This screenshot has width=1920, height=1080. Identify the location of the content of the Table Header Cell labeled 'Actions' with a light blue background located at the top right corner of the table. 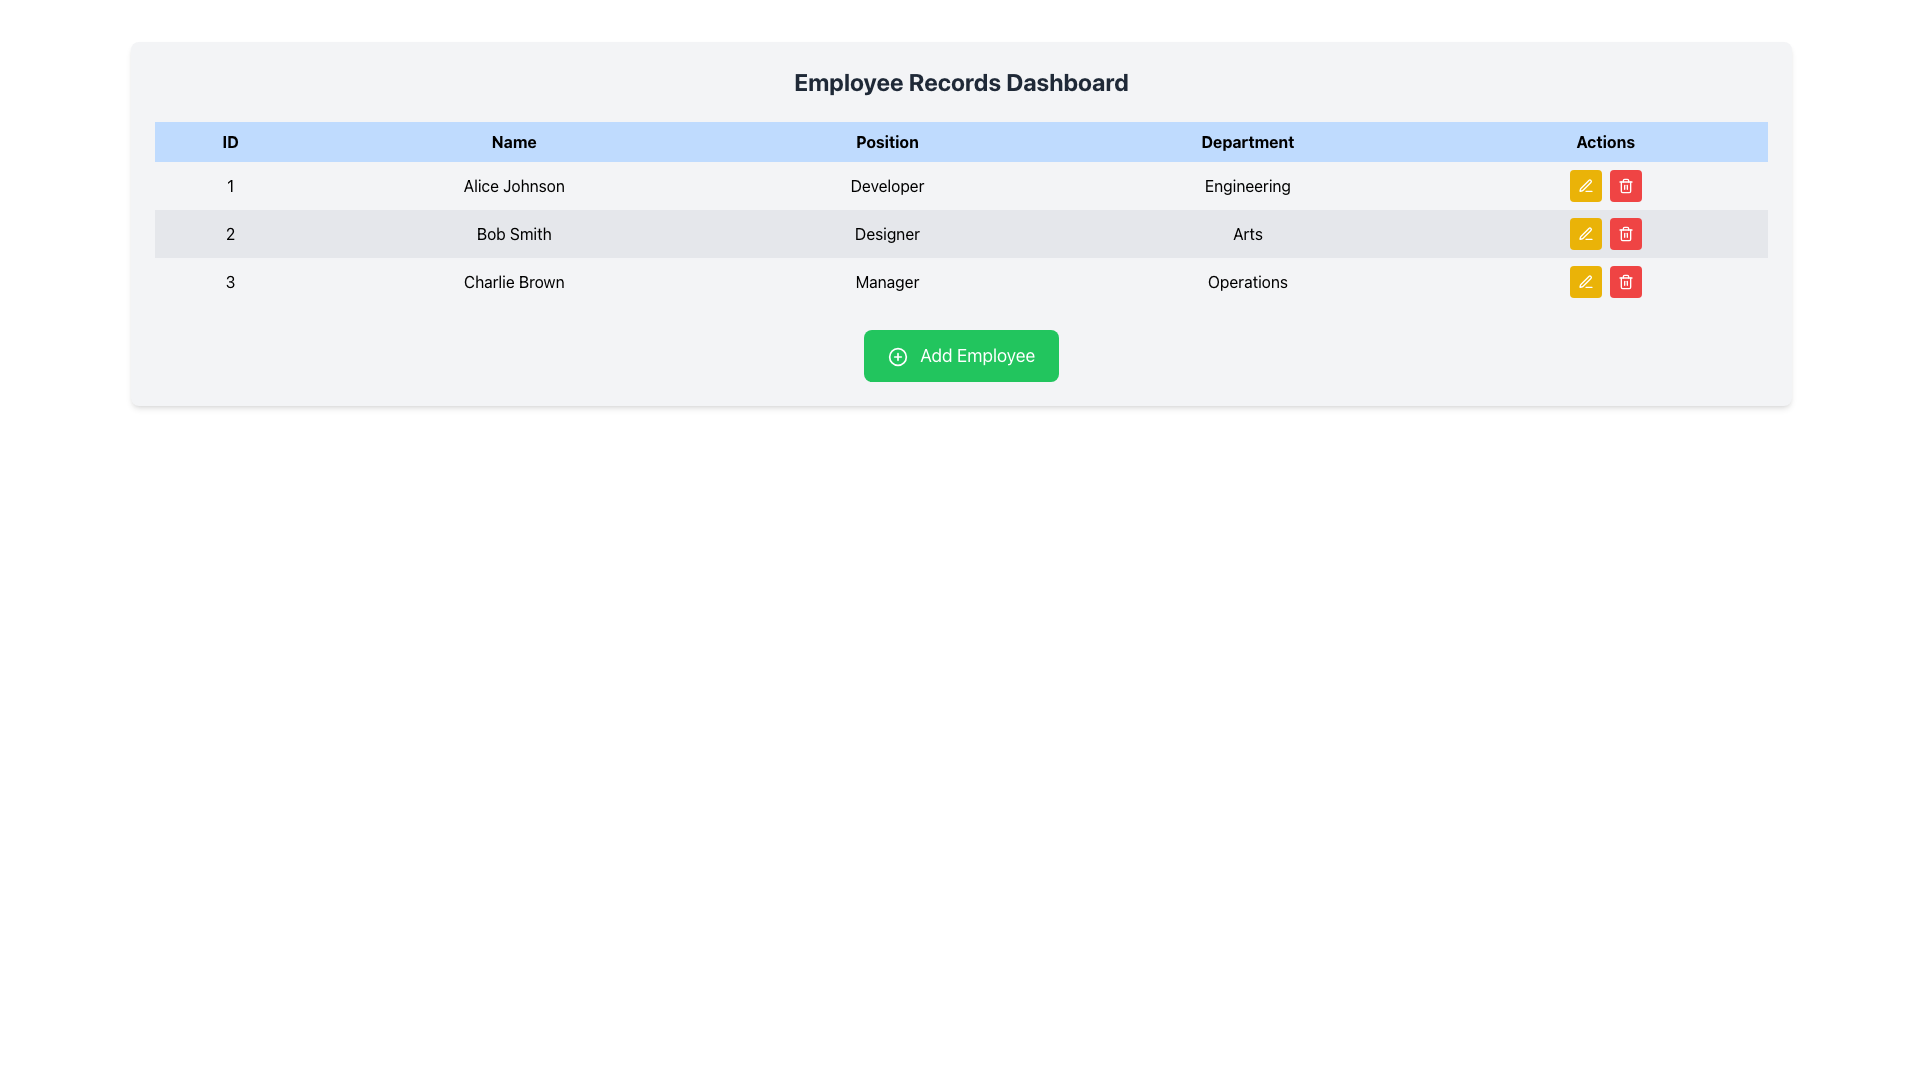
(1605, 141).